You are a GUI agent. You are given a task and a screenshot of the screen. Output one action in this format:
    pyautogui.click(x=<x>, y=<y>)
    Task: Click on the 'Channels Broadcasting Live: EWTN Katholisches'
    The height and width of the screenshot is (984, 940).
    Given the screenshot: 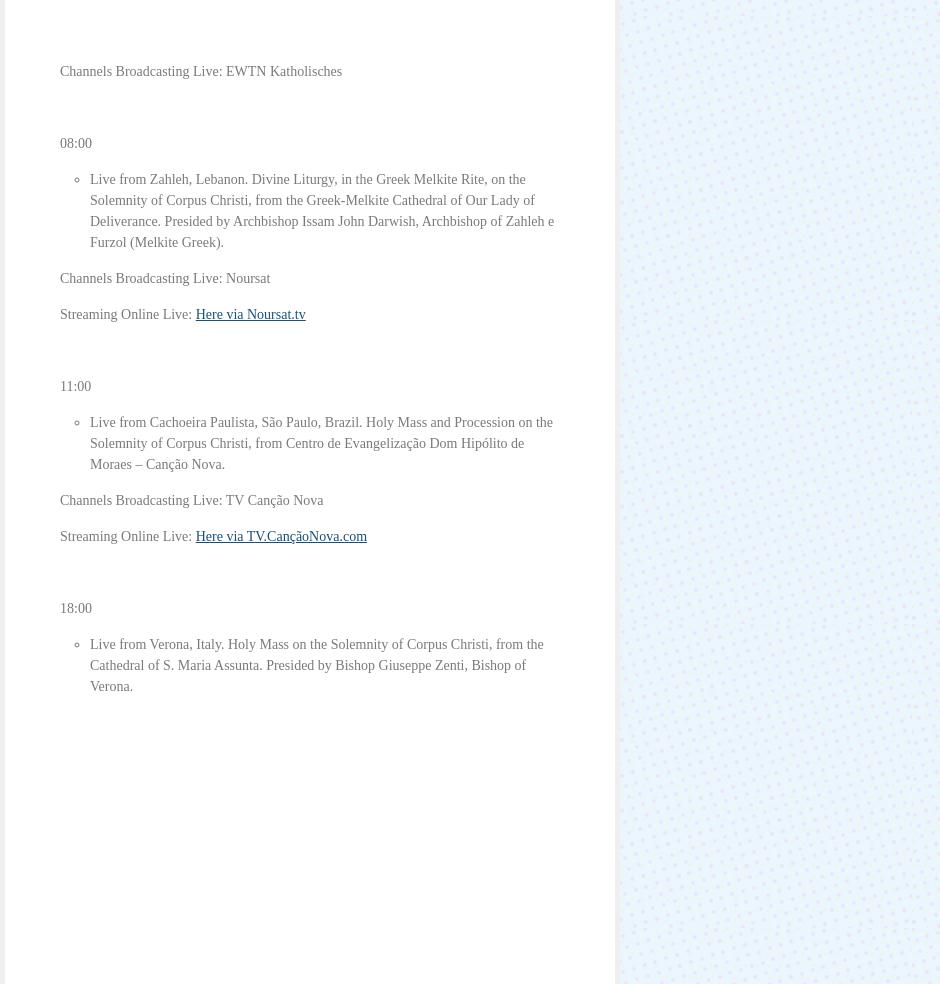 What is the action you would take?
    pyautogui.click(x=199, y=70)
    